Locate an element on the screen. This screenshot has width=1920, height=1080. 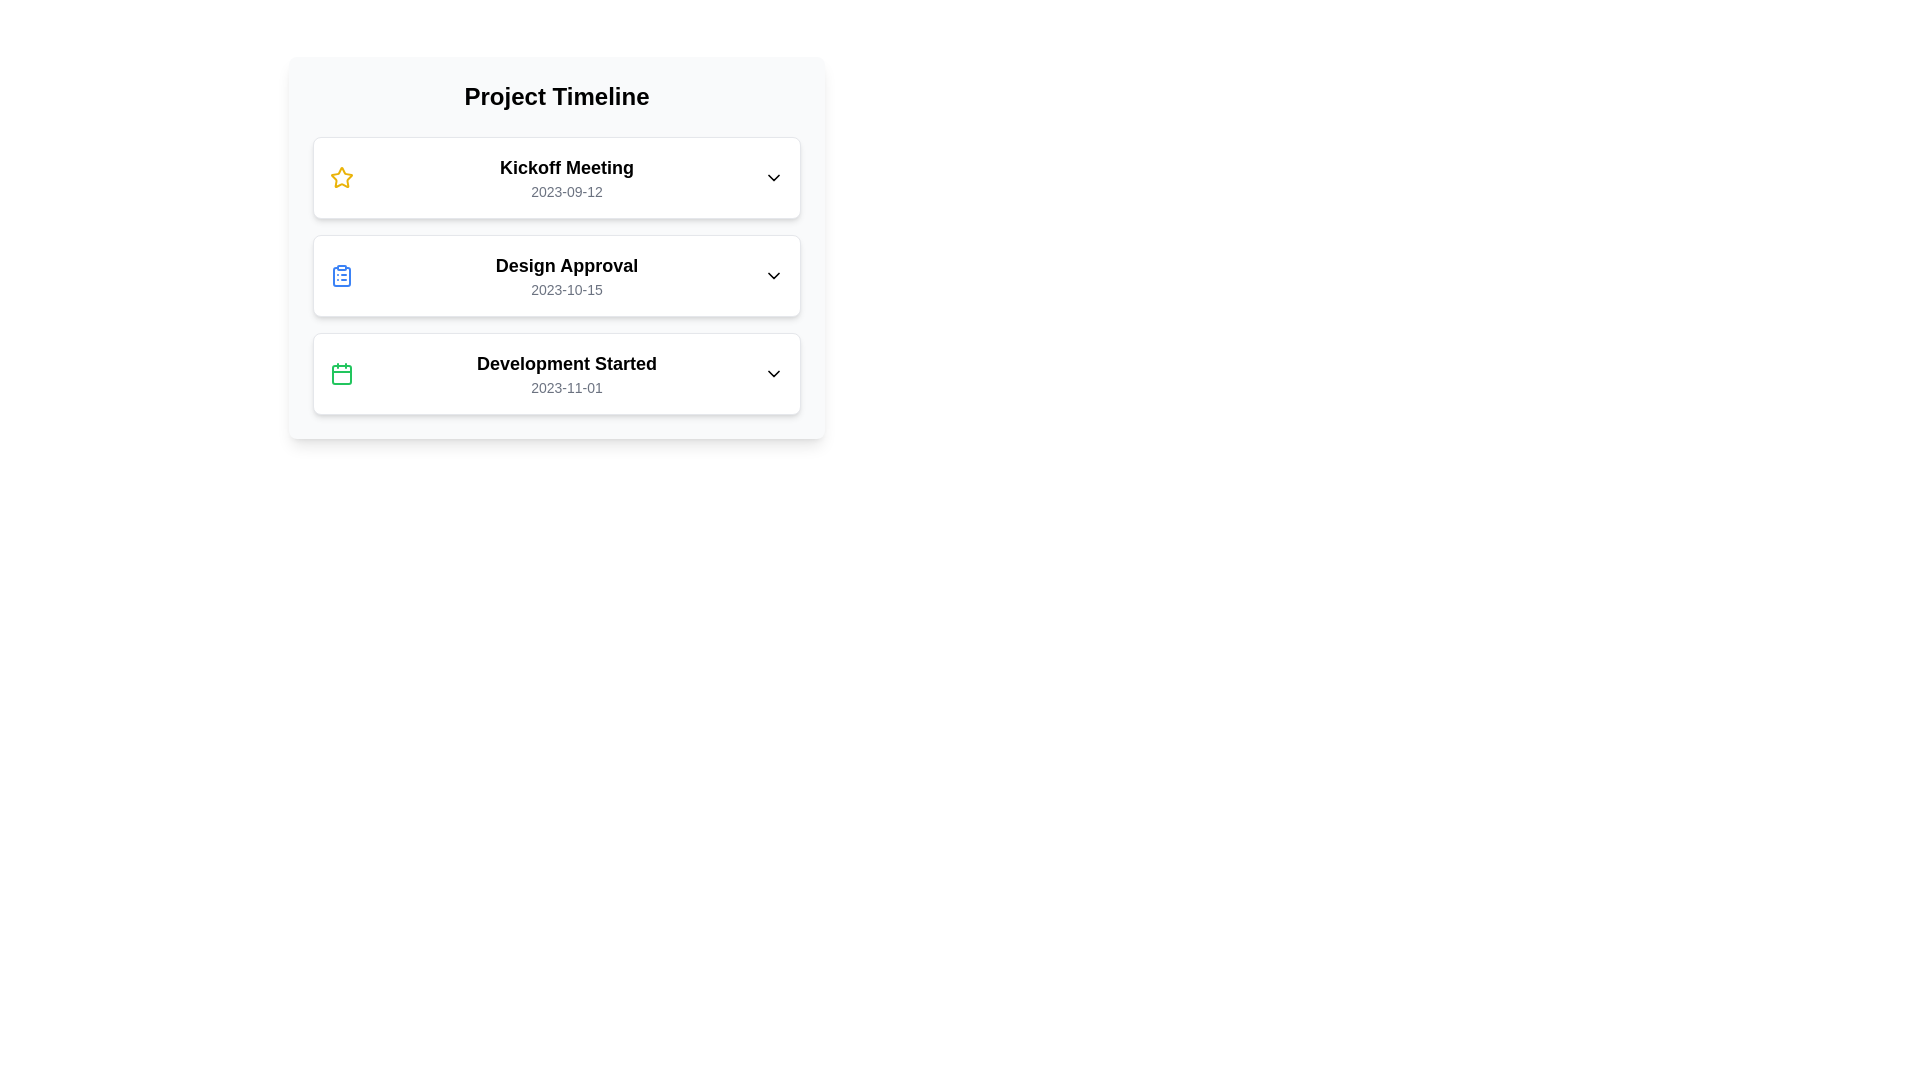
the title text for the first entry in the timeline, which is located above the date '2023-09-12' and adjacent to a star icon is located at coordinates (565, 167).